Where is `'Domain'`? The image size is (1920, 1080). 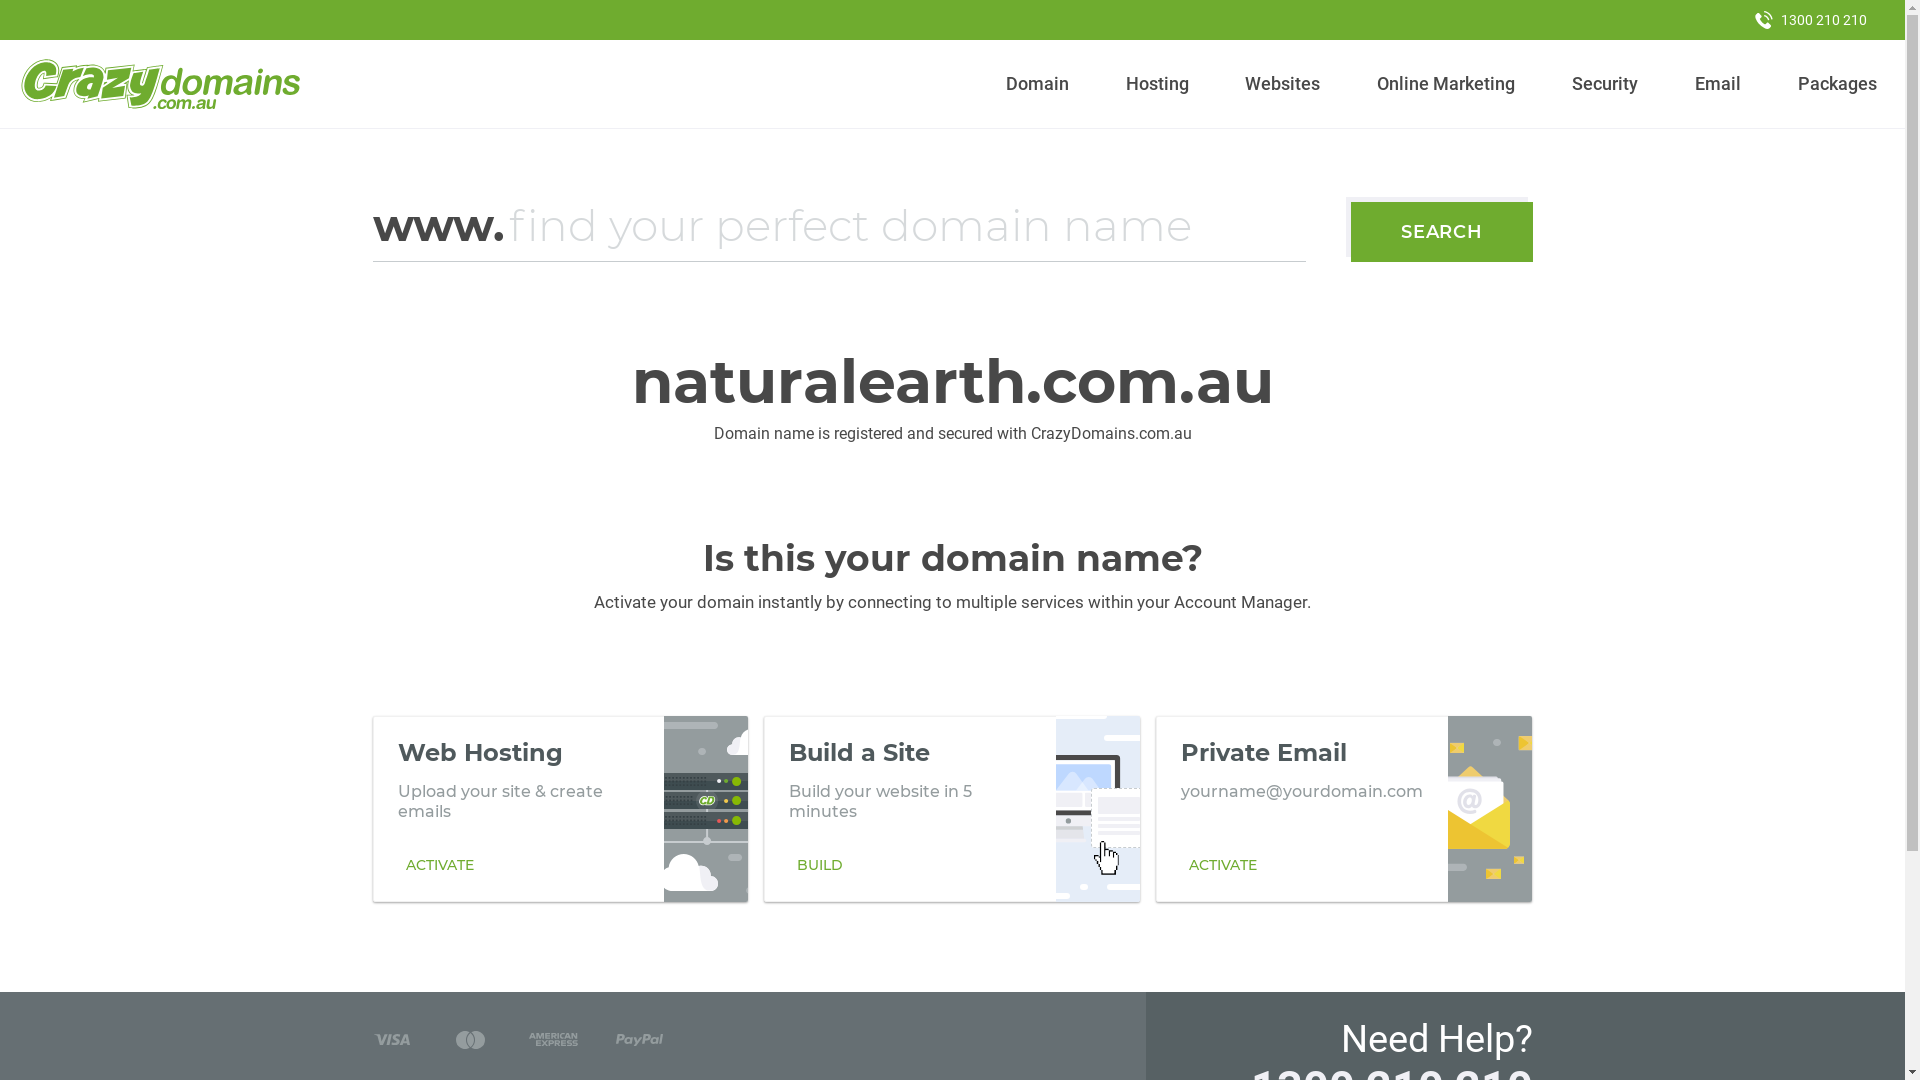 'Domain' is located at coordinates (1037, 83).